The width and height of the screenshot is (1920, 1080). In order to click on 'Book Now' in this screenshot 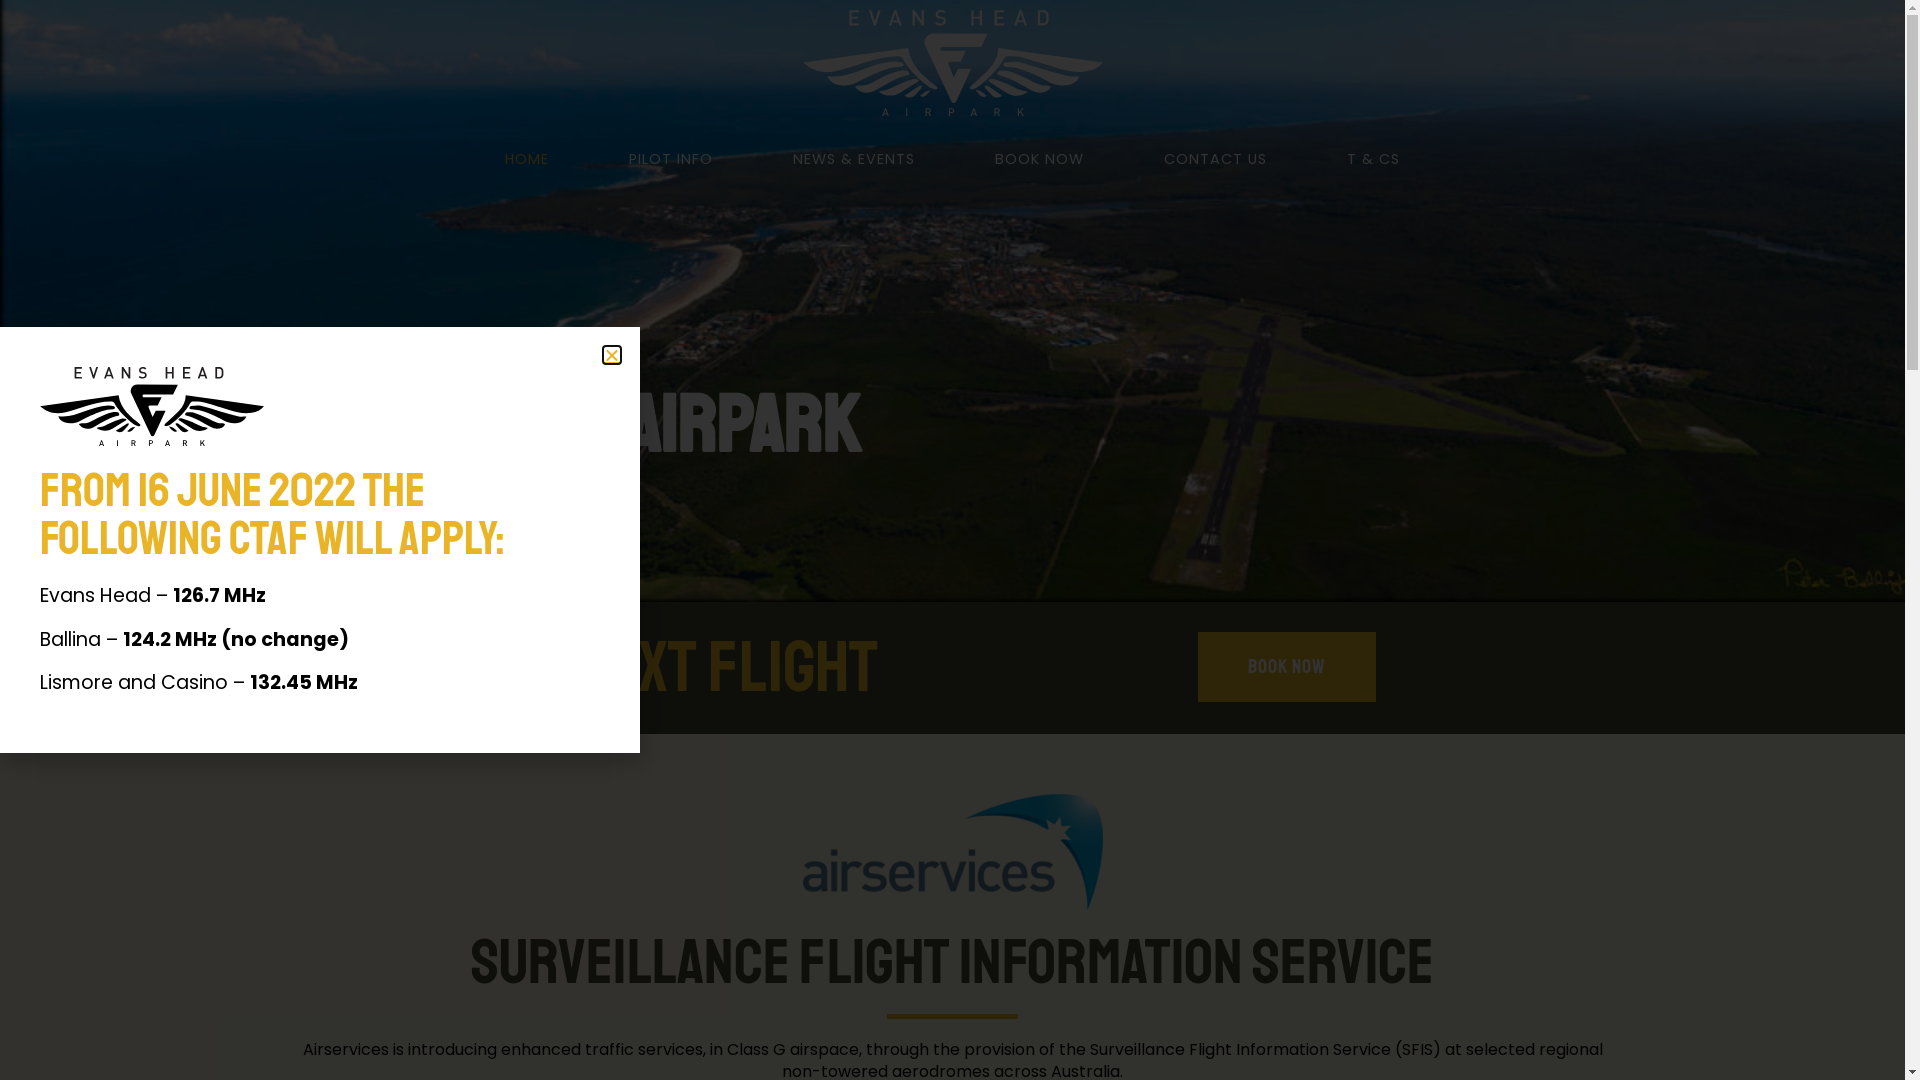, I will do `click(1286, 667)`.